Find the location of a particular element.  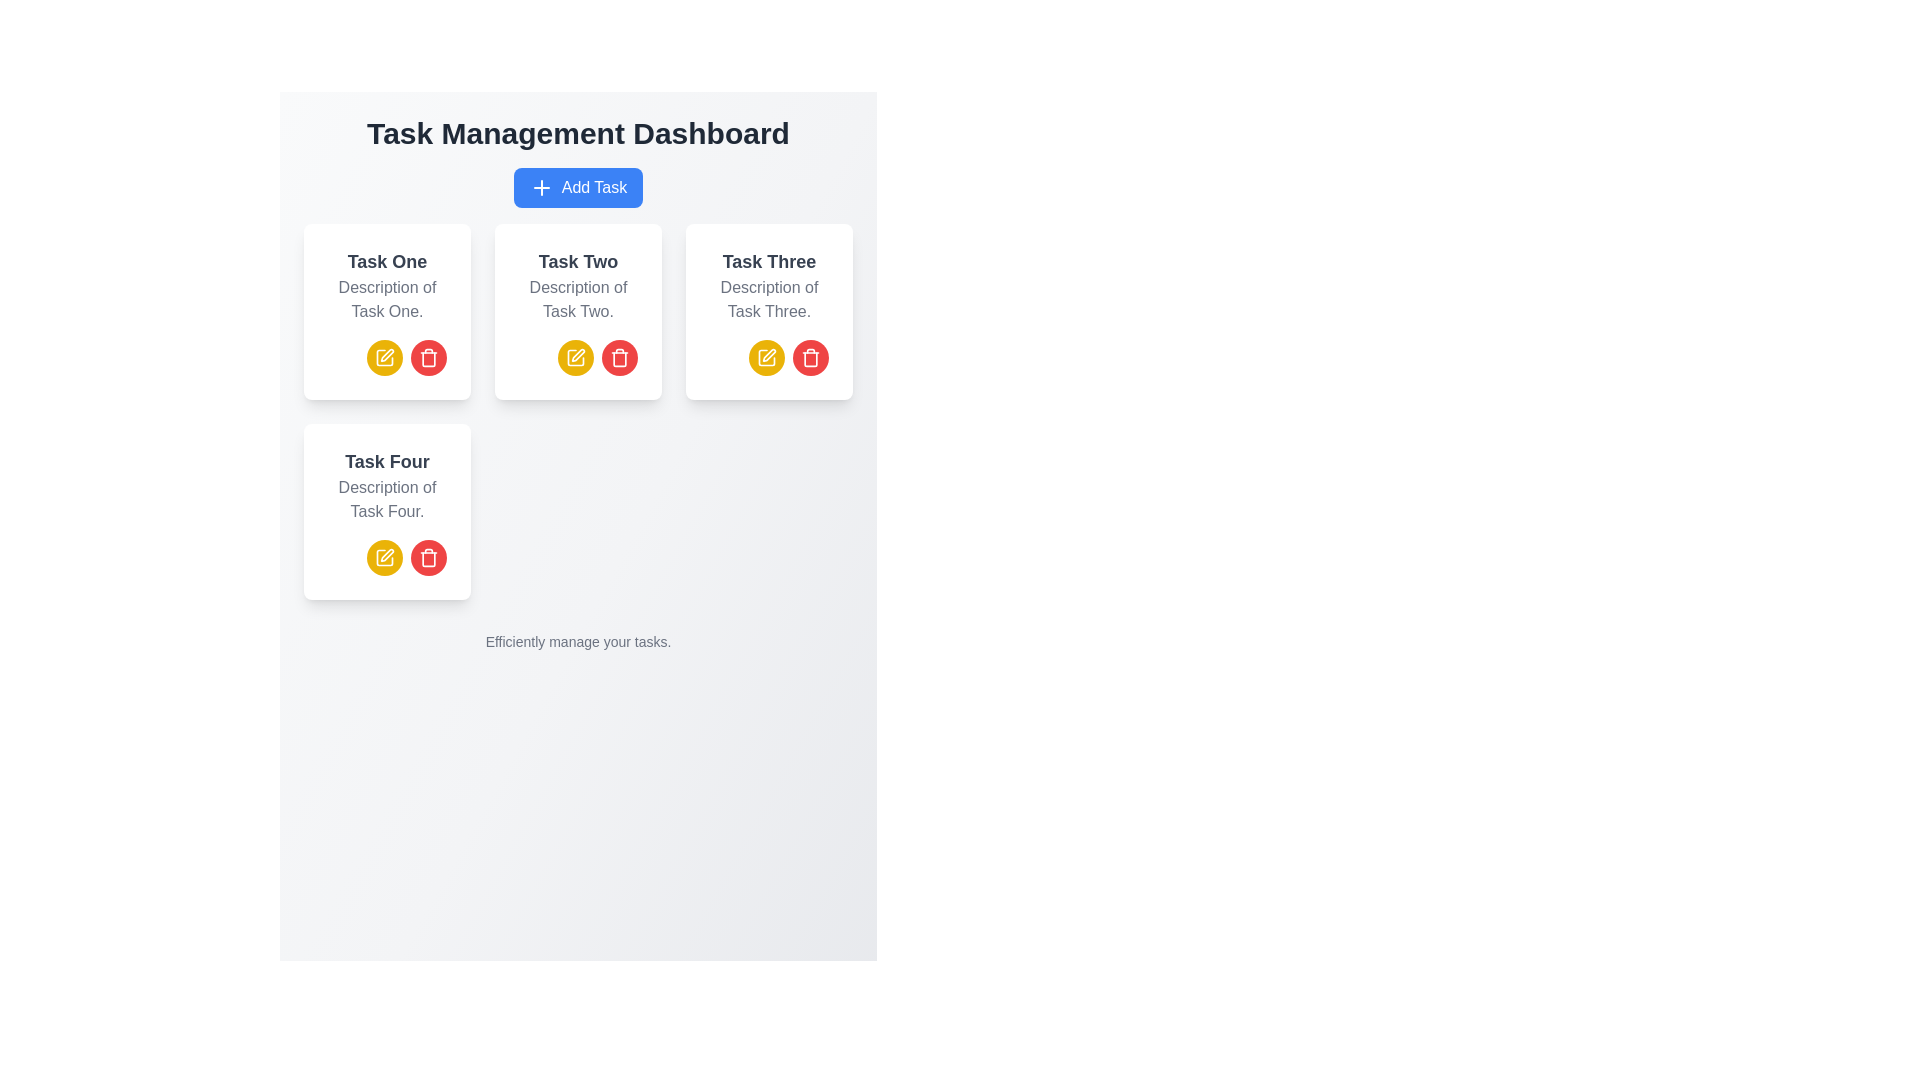

the delete button located at the bottom-right corner of the 'Task Two' card in the 'Task Management Dashboard' is located at coordinates (618, 357).